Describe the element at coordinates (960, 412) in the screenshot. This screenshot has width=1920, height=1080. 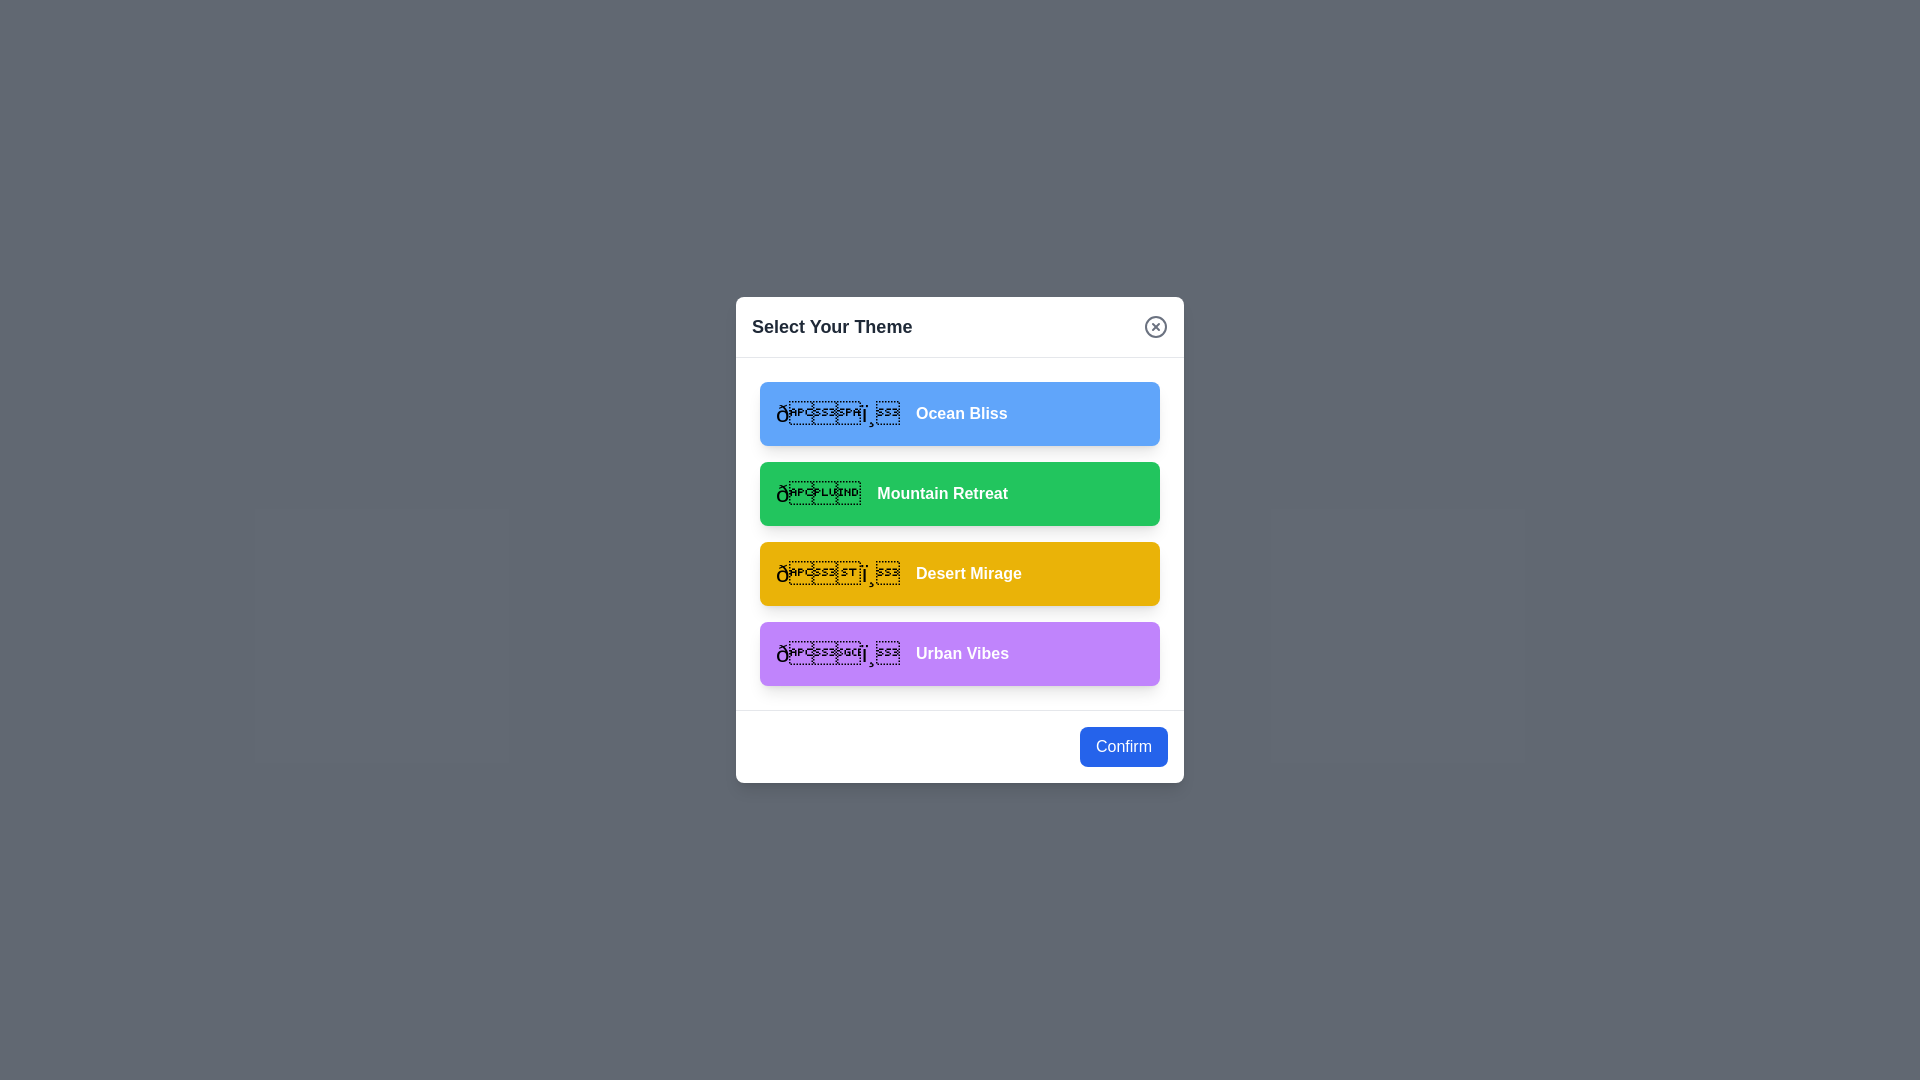
I see `the theme Ocean Bliss from the list` at that location.